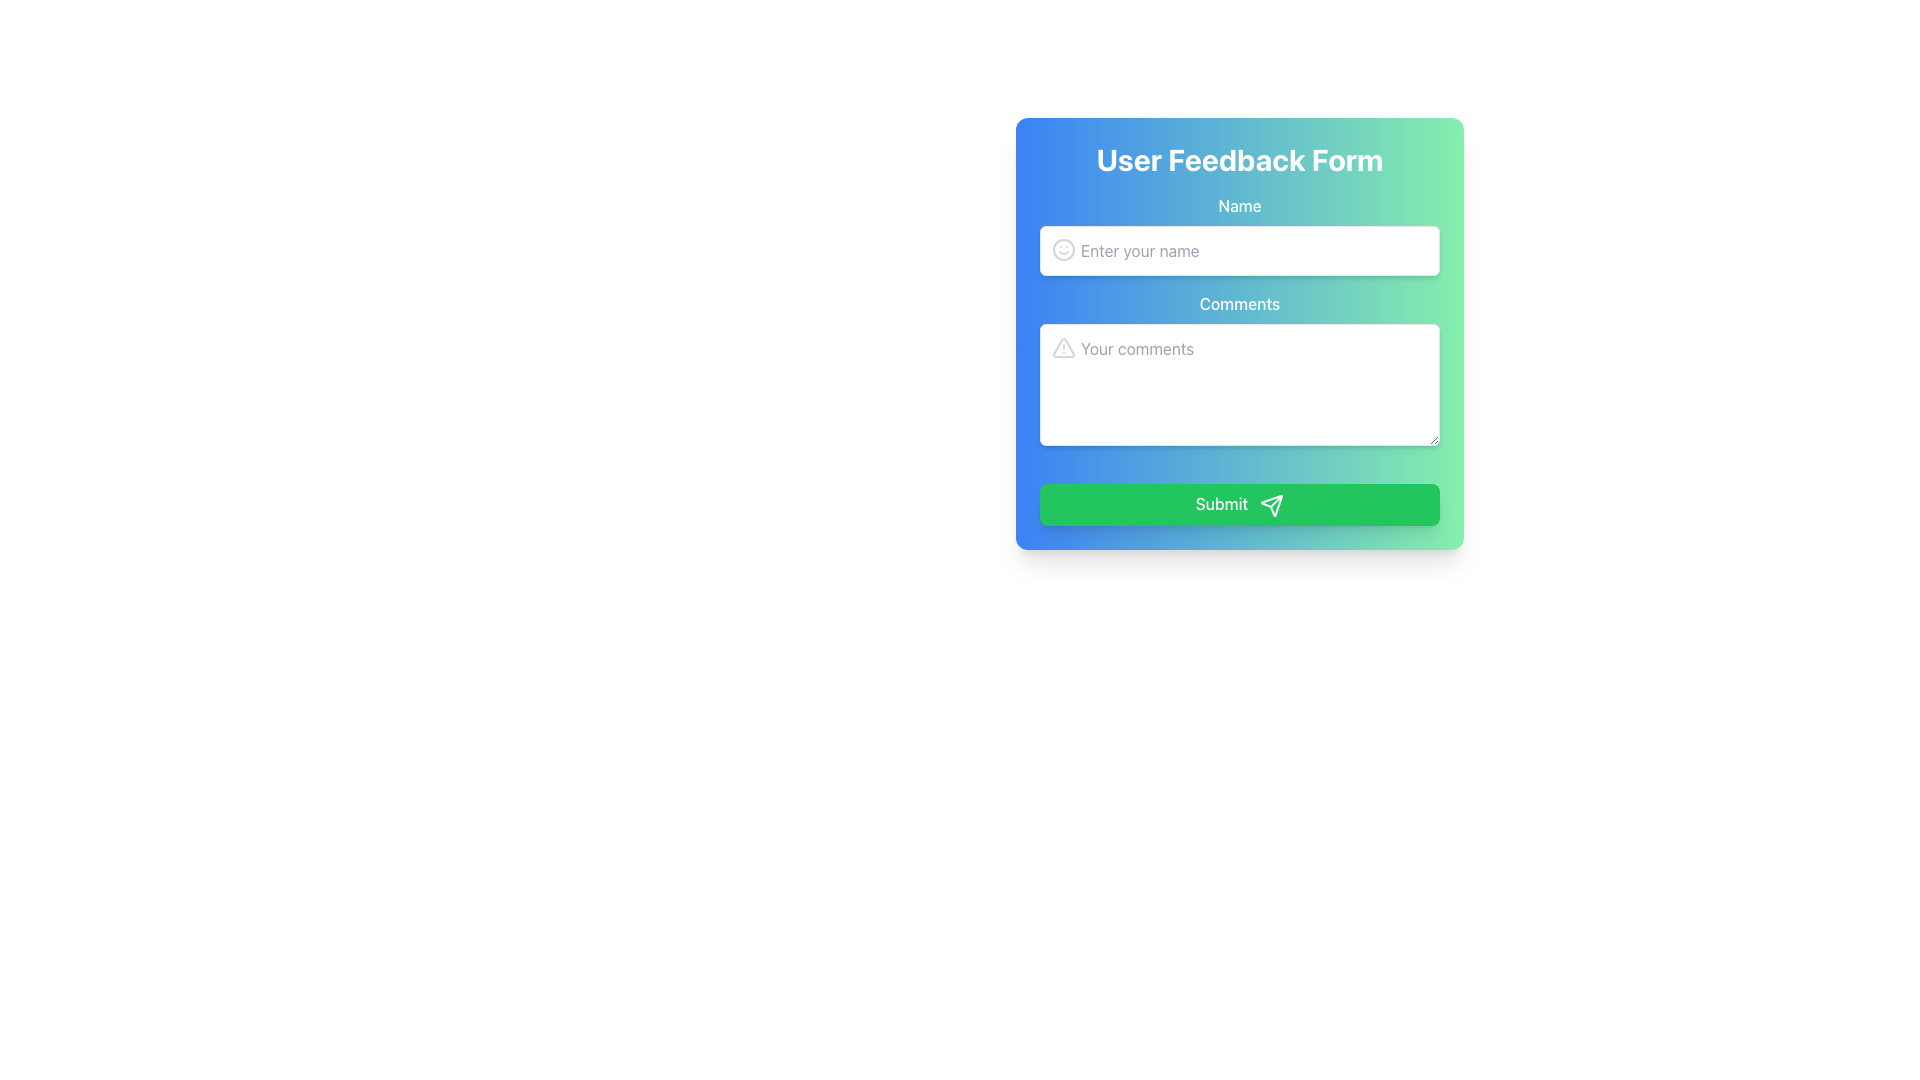 The height and width of the screenshot is (1080, 1920). What do you see at coordinates (1275, 500) in the screenshot?
I see `the line segment of the SVG icon that is part of the 'Submit' button at the bottom of the form interface` at bounding box center [1275, 500].